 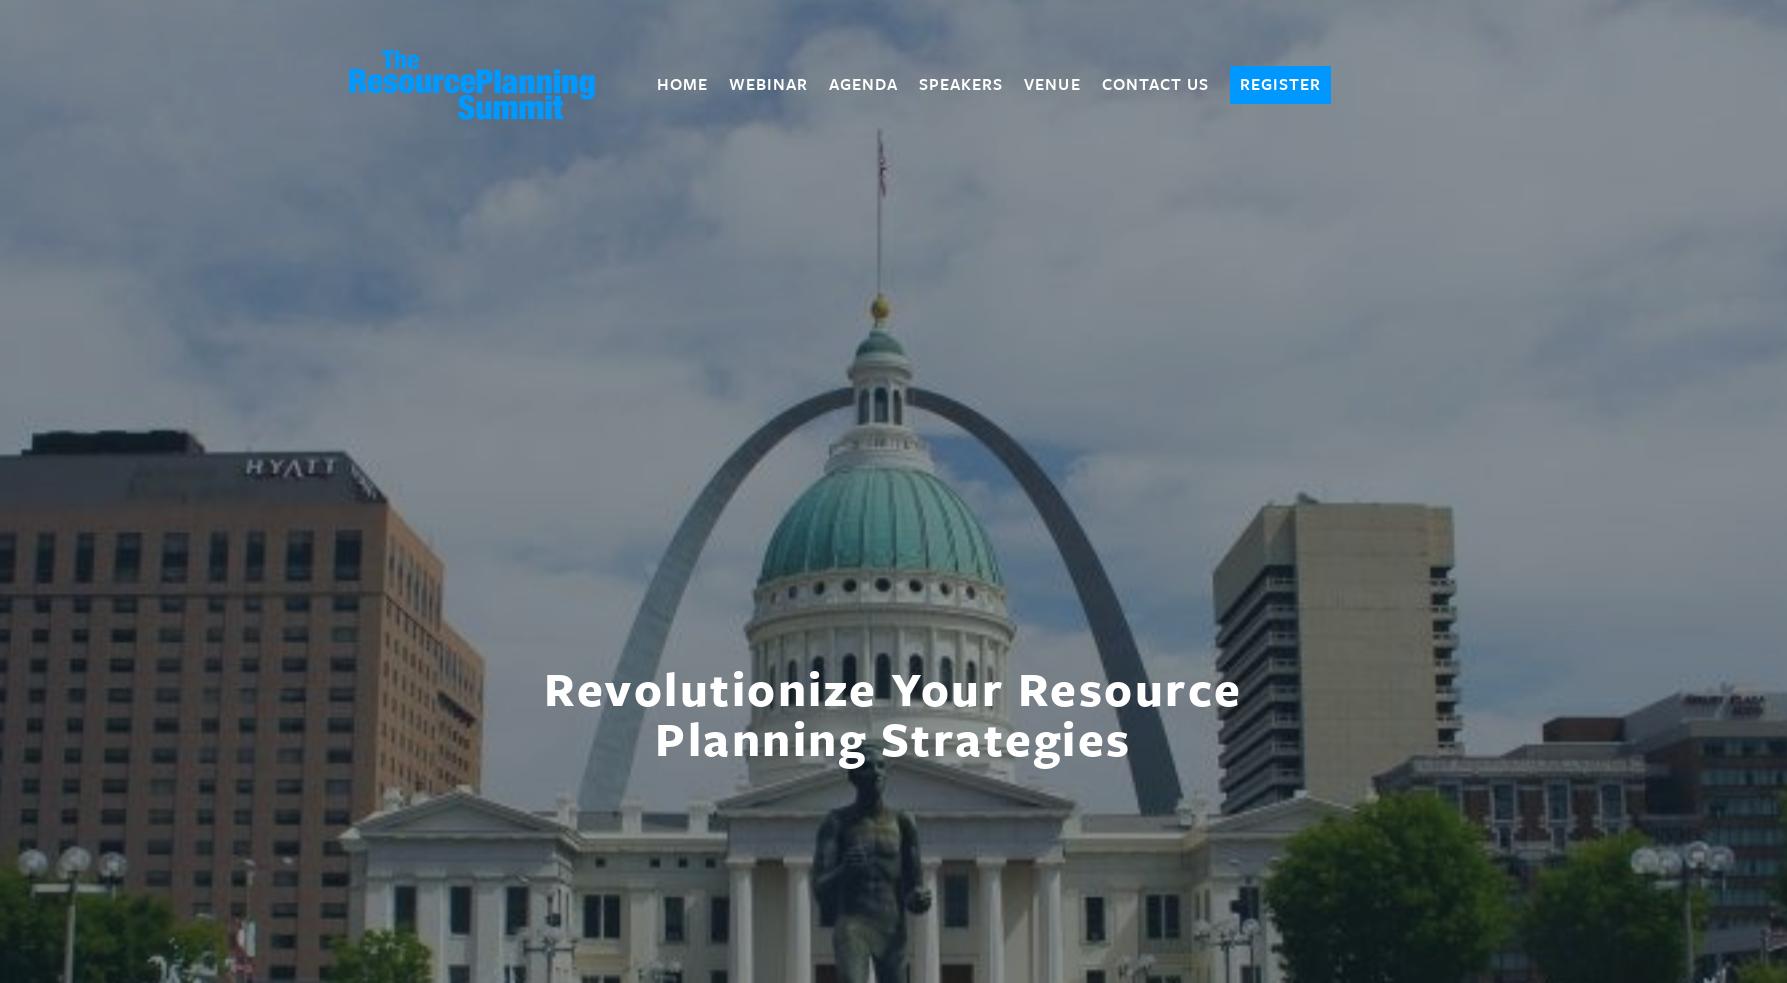 I want to click on 'Contact Us', so click(x=1154, y=83).